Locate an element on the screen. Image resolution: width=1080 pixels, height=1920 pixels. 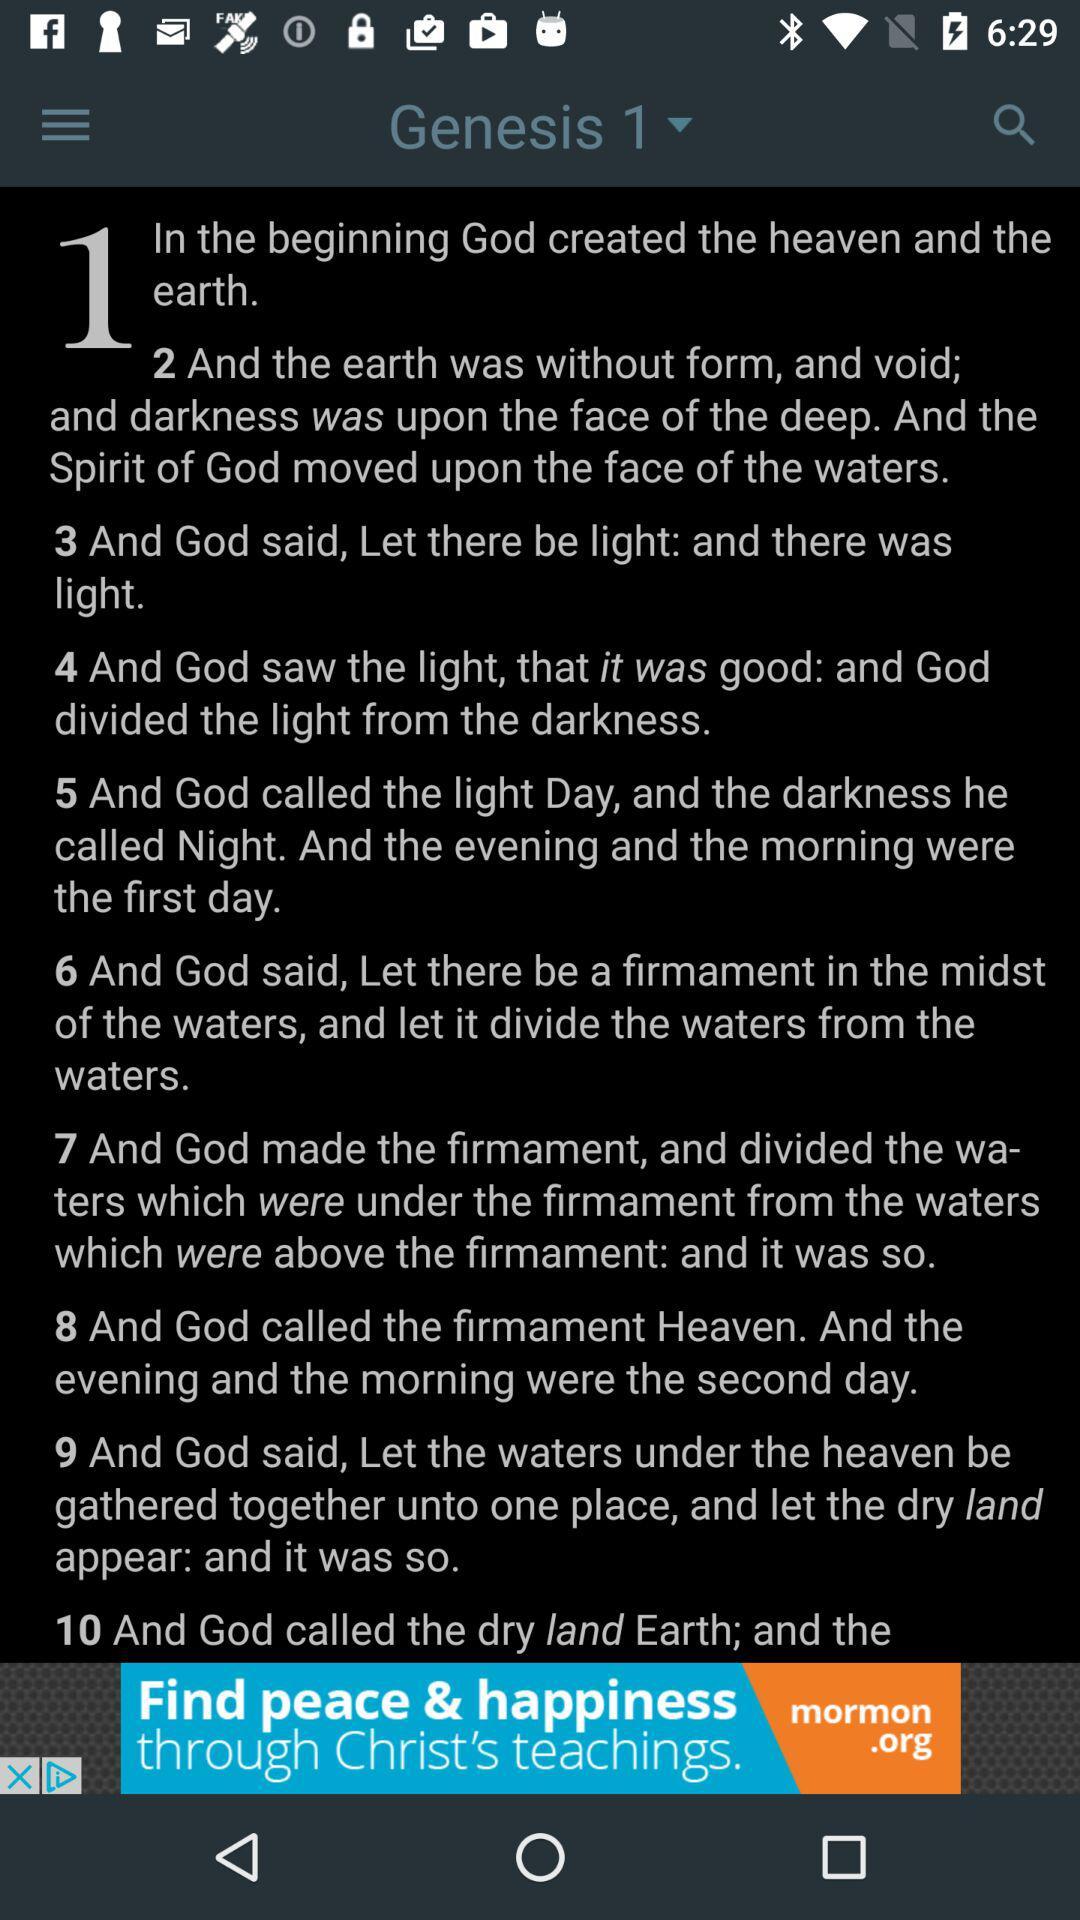
search is located at coordinates (1014, 123).